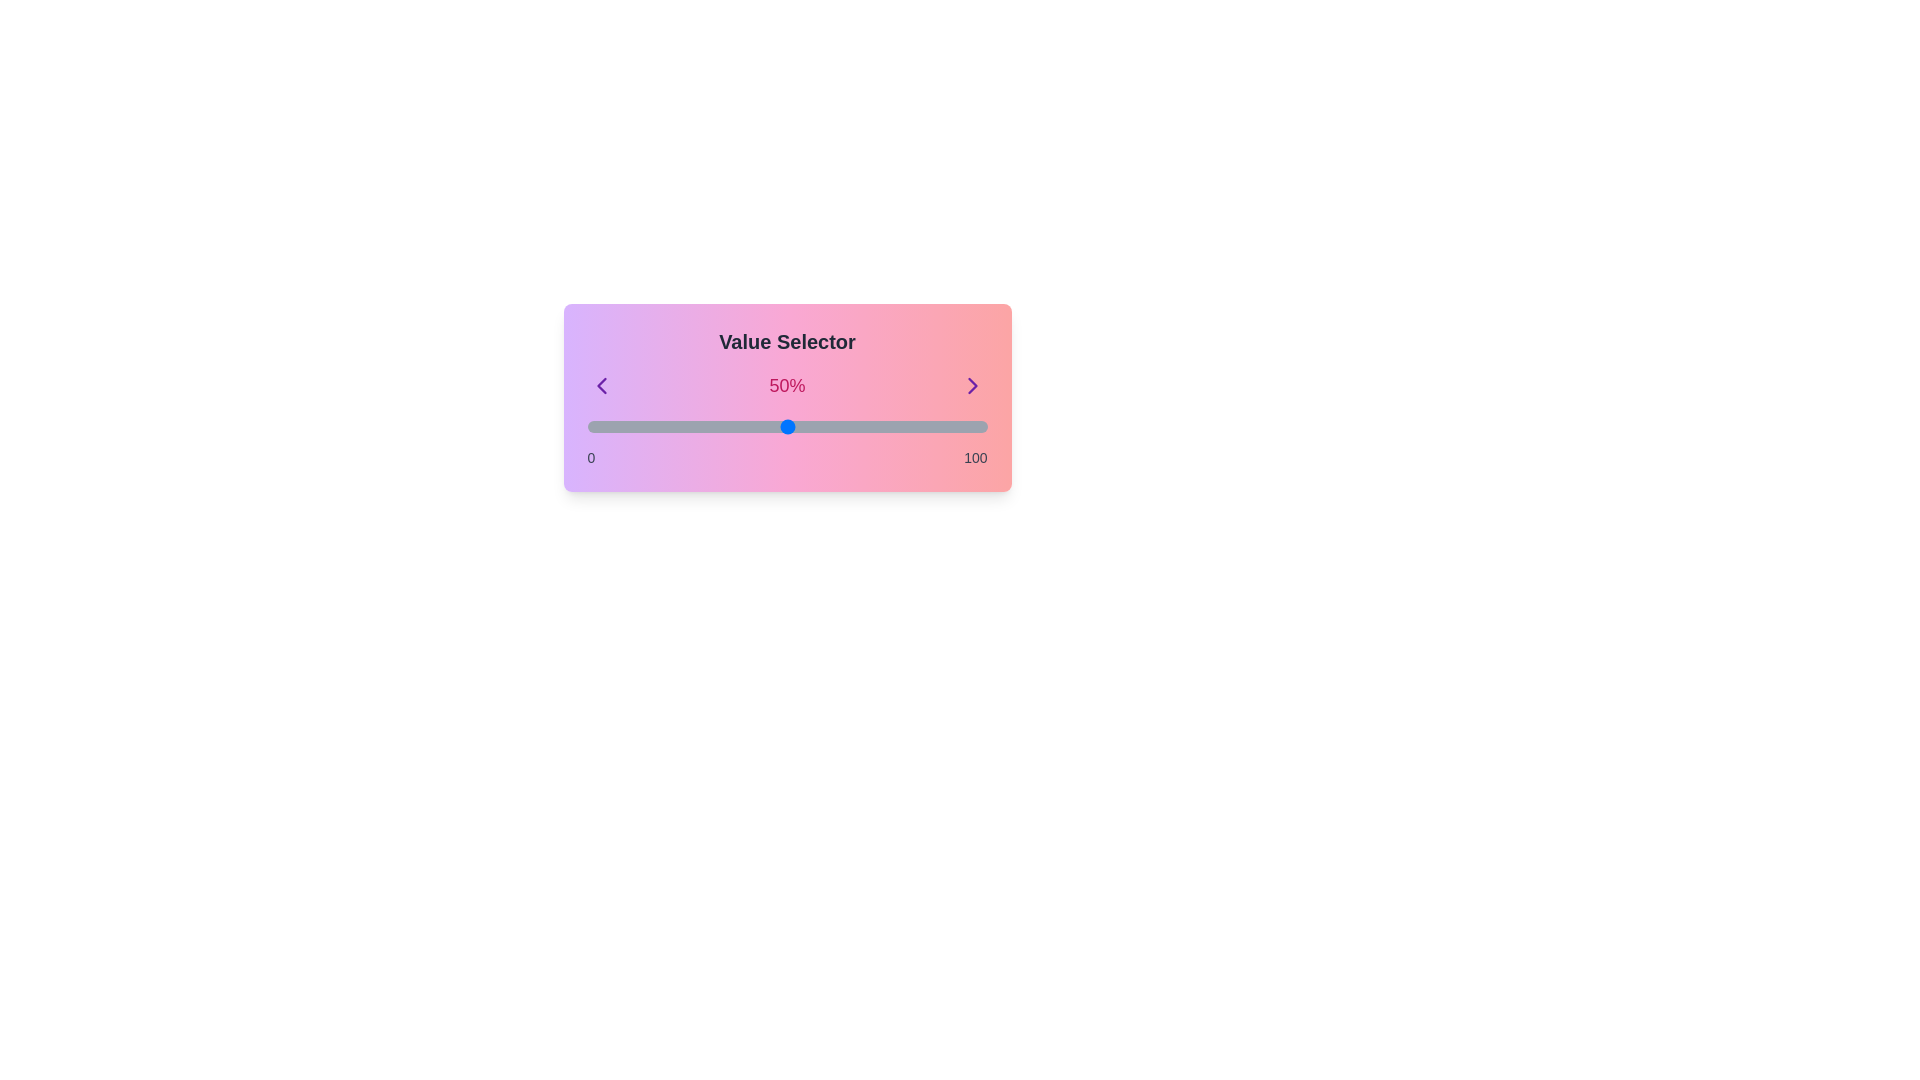 The image size is (1920, 1080). Describe the element at coordinates (902, 426) in the screenshot. I see `the slider to set the value to 79` at that location.